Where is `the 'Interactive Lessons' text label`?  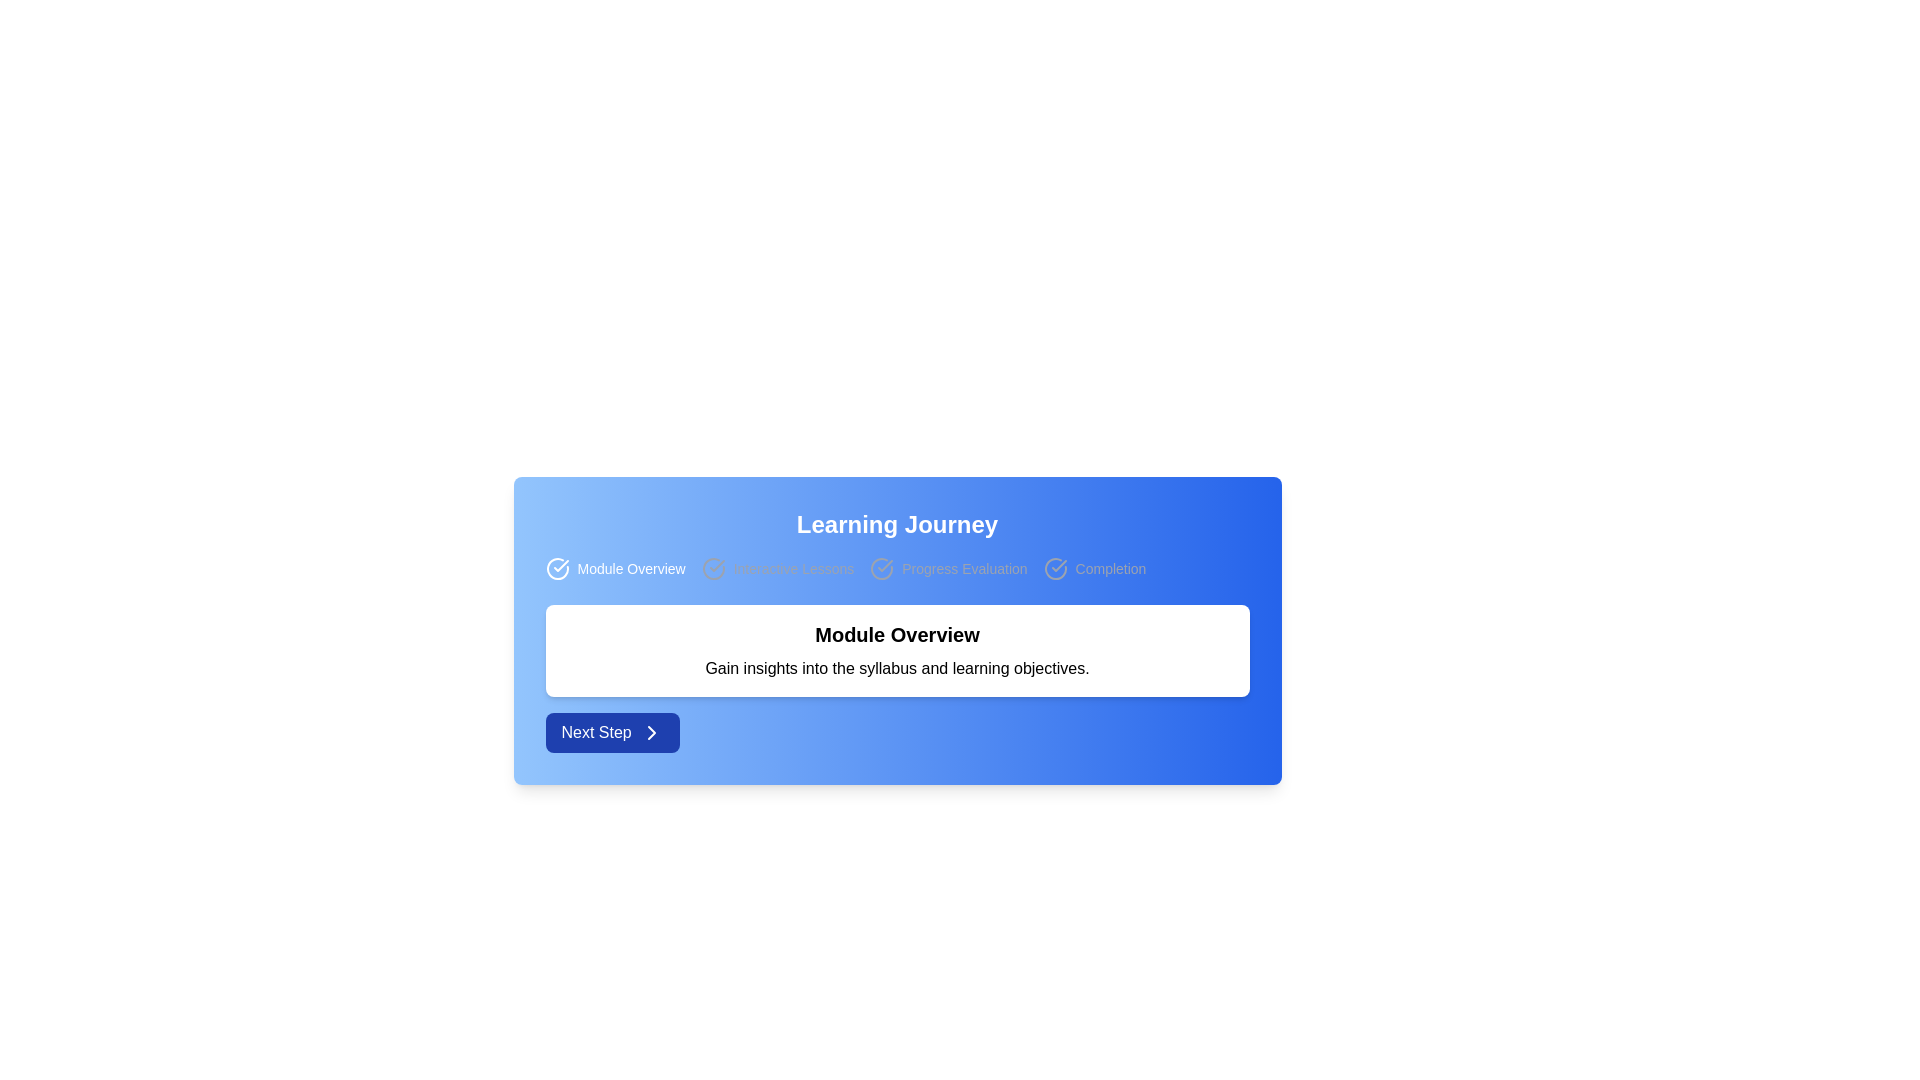 the 'Interactive Lessons' text label is located at coordinates (776, 569).